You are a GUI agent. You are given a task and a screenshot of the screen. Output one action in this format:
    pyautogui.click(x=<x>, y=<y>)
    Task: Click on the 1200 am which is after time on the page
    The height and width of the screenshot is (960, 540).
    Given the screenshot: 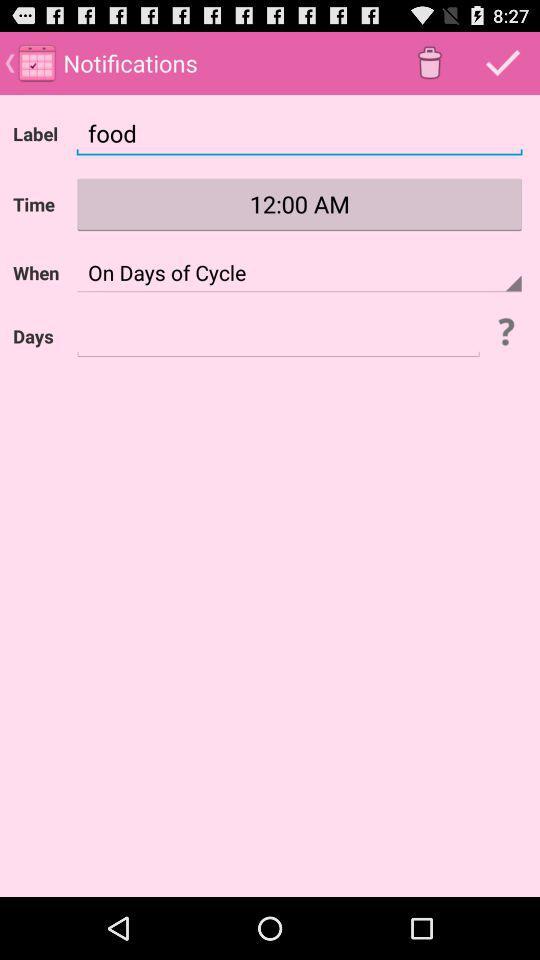 What is the action you would take?
    pyautogui.click(x=298, y=204)
    